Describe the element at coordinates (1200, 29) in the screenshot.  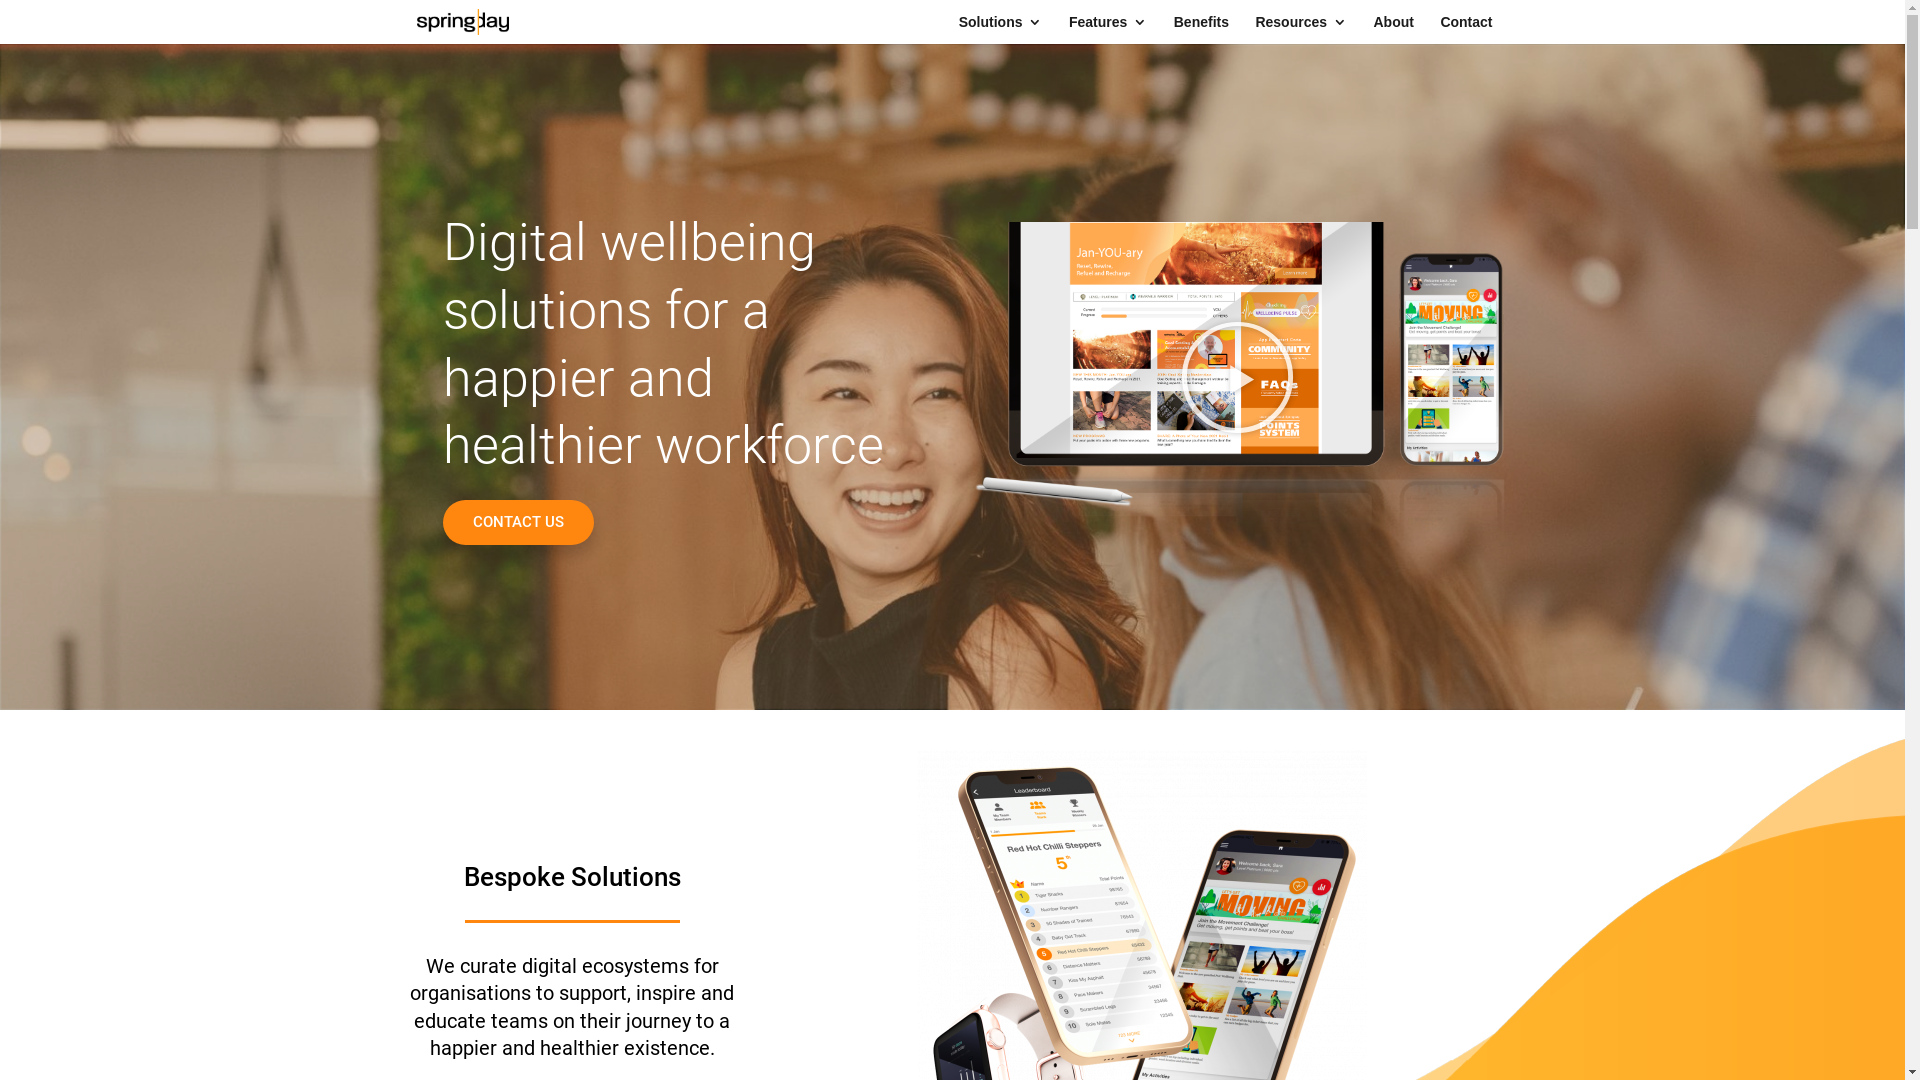
I see `'Benefits'` at that location.